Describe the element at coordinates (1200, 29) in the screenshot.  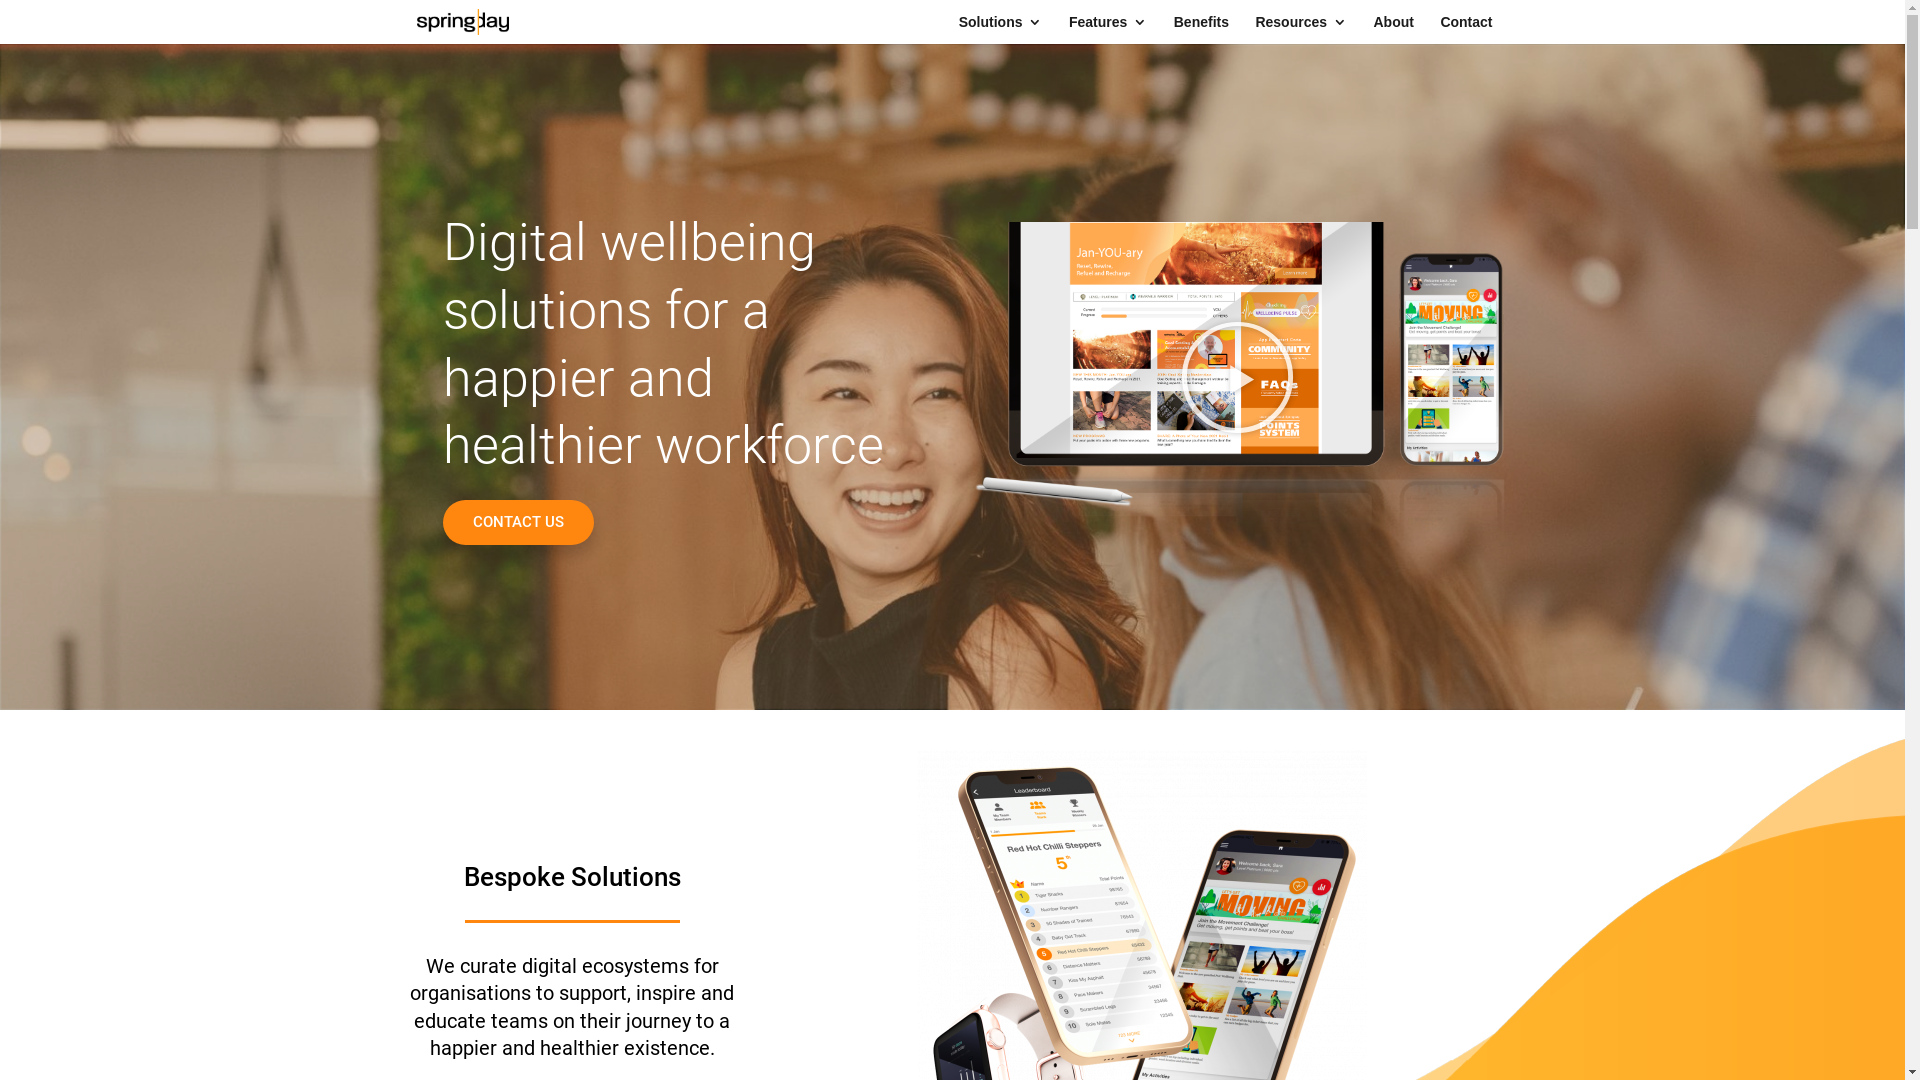
I see `'Benefits'` at that location.